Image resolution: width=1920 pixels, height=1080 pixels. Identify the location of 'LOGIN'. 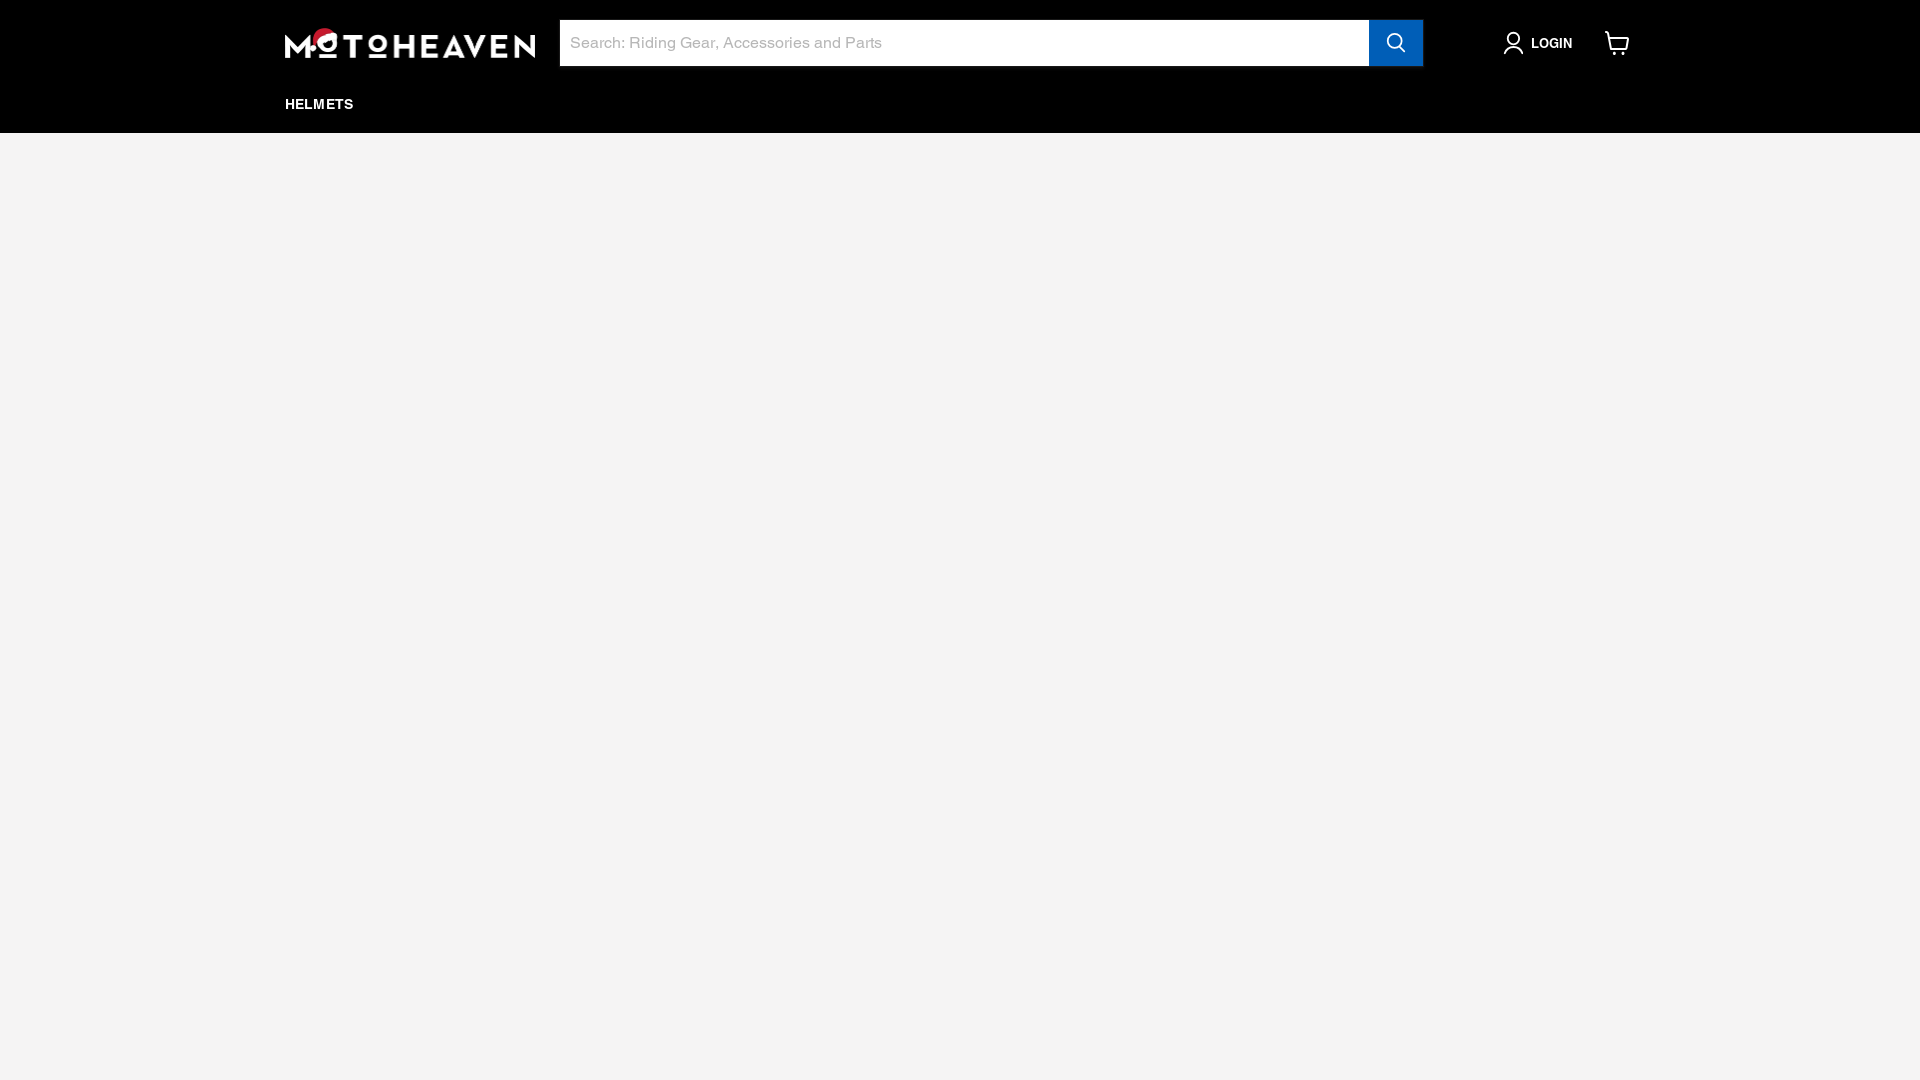
(1540, 42).